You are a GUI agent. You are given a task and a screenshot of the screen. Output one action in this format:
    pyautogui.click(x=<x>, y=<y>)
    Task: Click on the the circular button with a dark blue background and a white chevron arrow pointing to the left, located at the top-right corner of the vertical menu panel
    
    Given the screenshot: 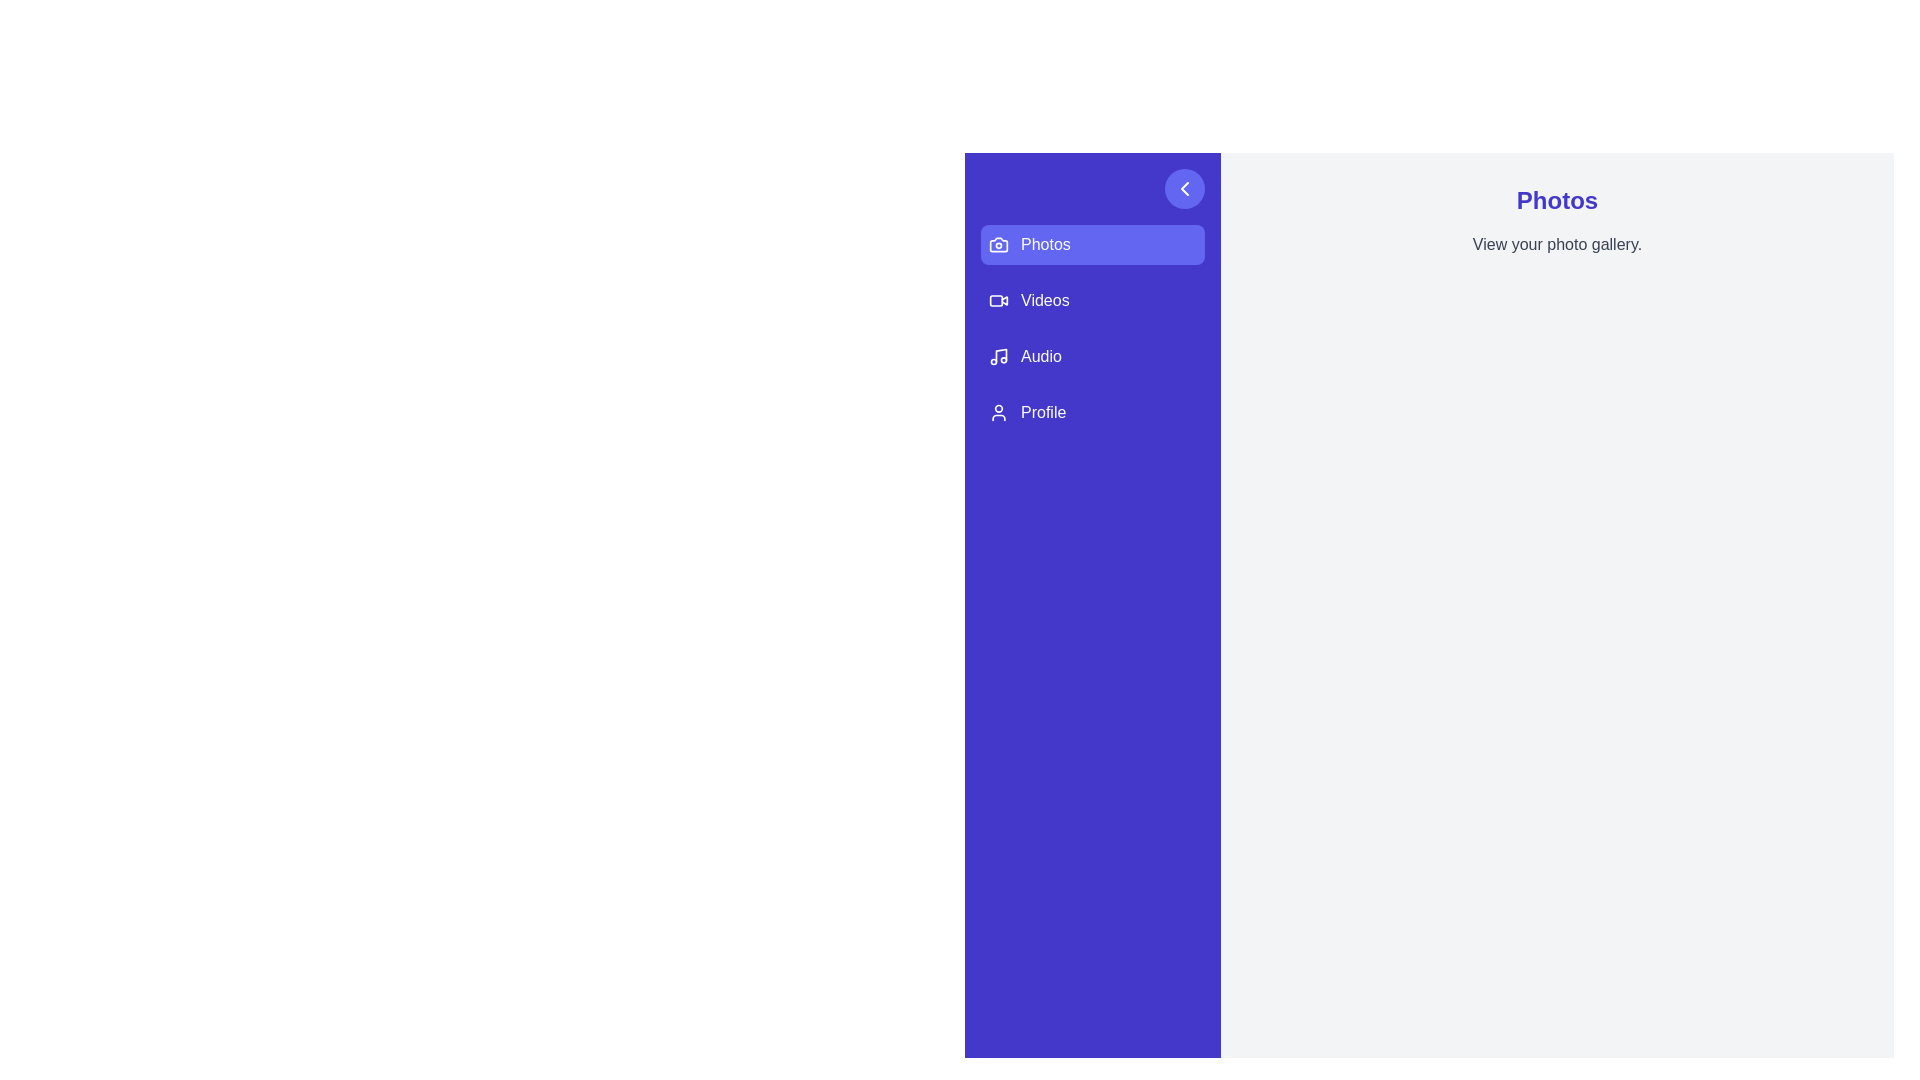 What is the action you would take?
    pyautogui.click(x=1185, y=189)
    